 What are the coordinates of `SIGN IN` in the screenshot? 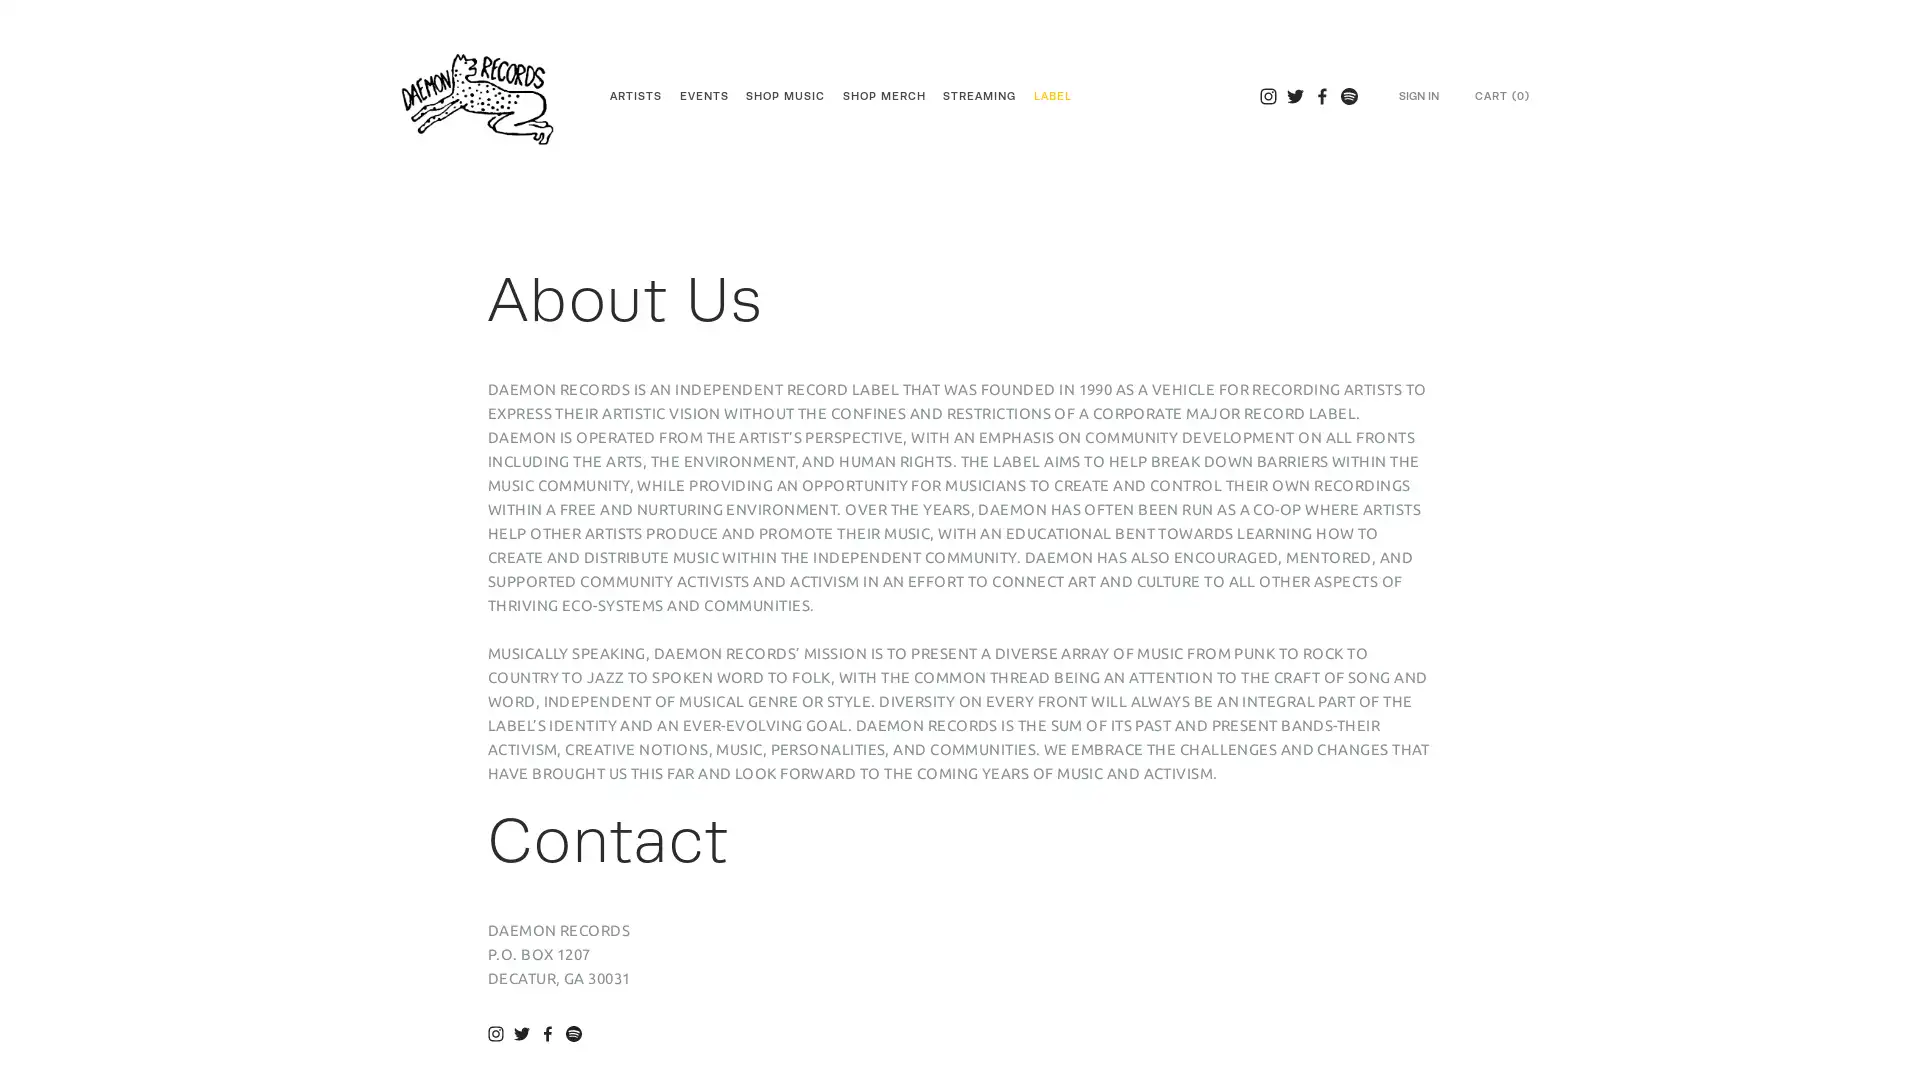 It's located at (1418, 95).